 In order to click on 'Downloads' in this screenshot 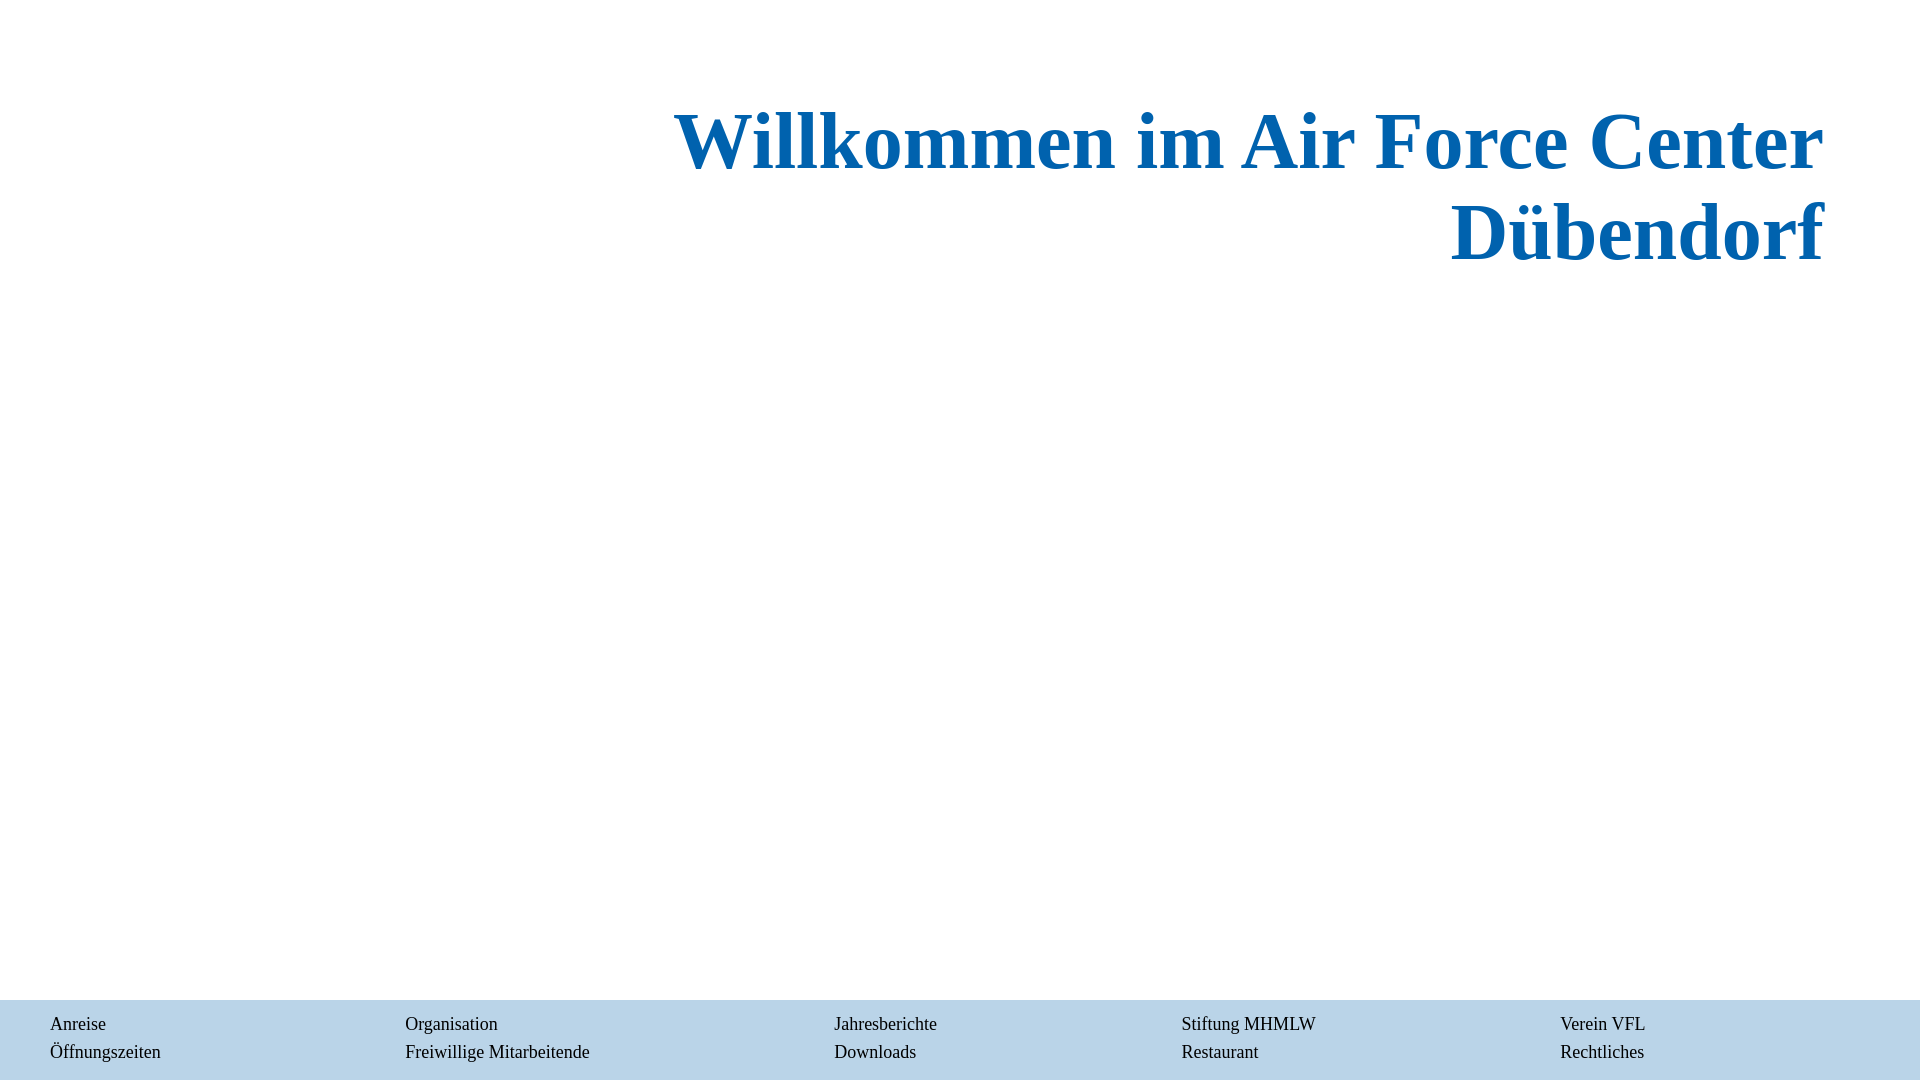, I will do `click(834, 1051)`.